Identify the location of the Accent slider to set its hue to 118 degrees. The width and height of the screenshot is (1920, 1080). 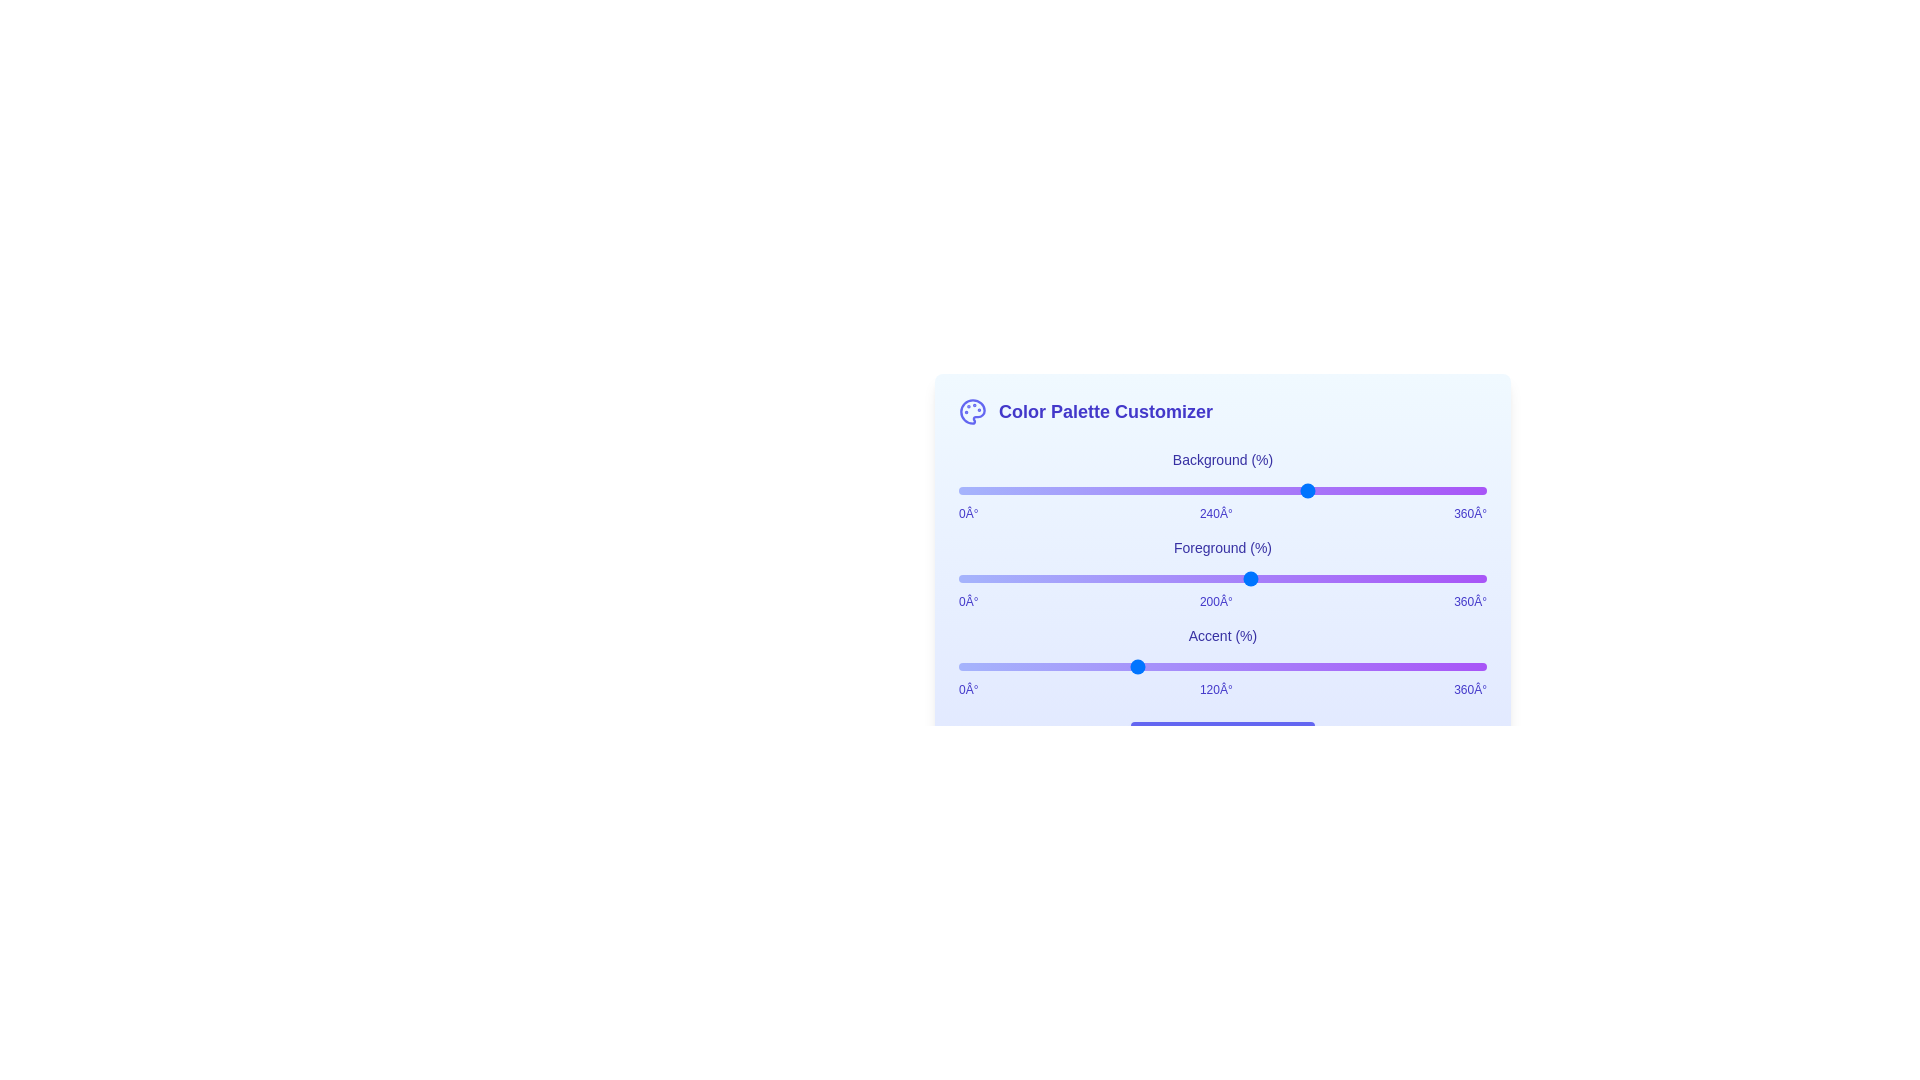
(1132, 667).